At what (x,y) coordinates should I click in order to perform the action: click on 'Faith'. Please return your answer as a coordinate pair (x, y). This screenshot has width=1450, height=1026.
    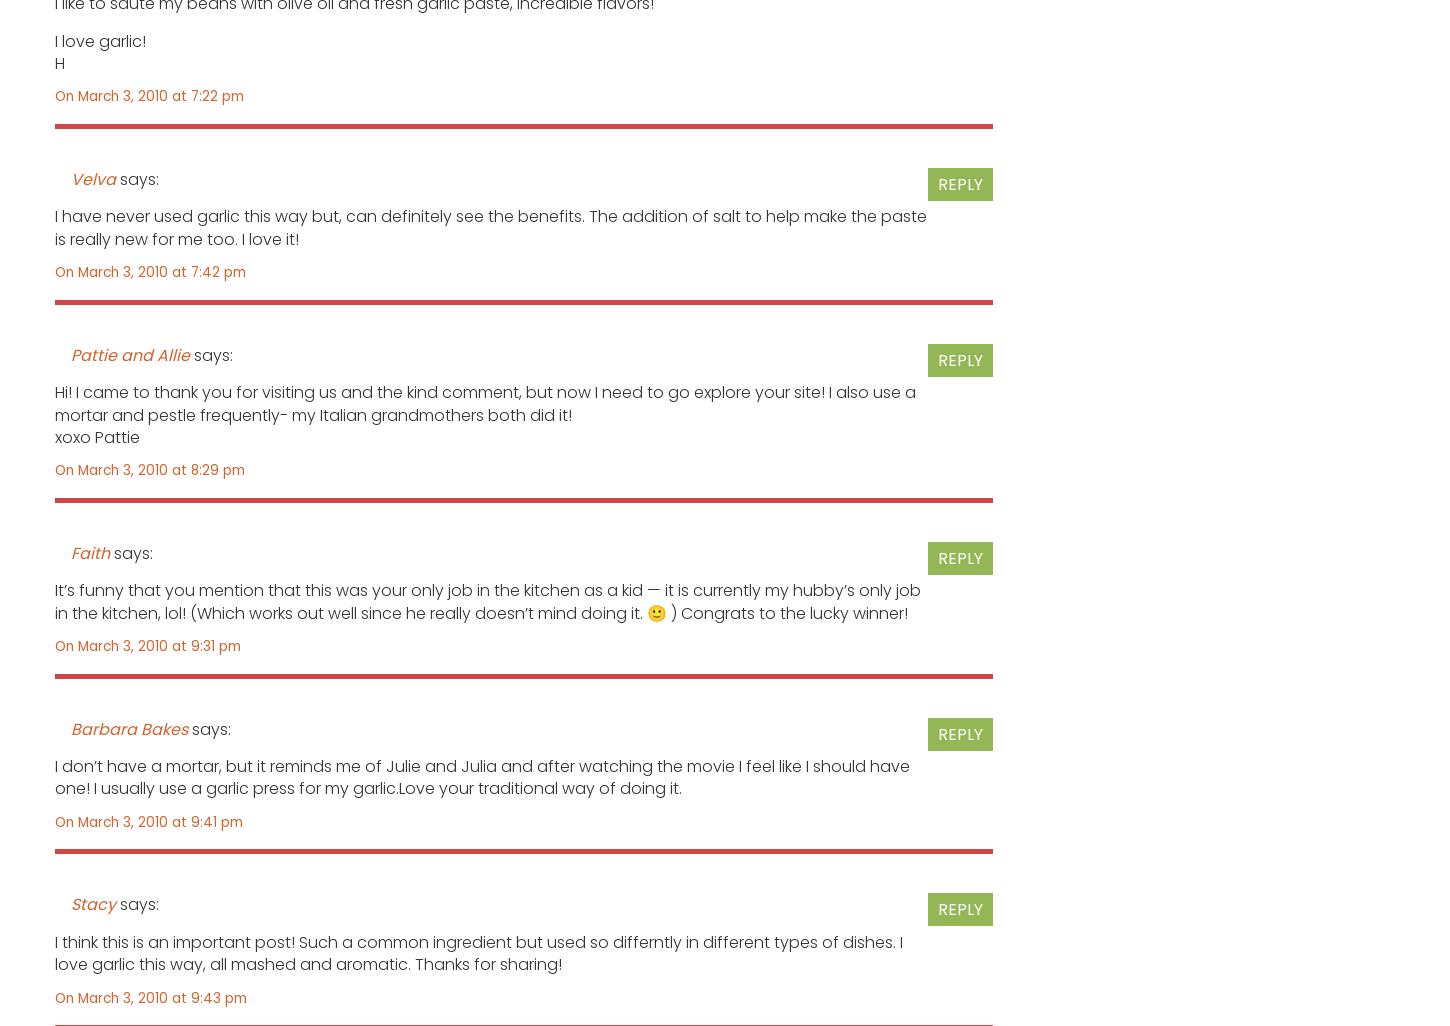
    Looking at the image, I should click on (90, 552).